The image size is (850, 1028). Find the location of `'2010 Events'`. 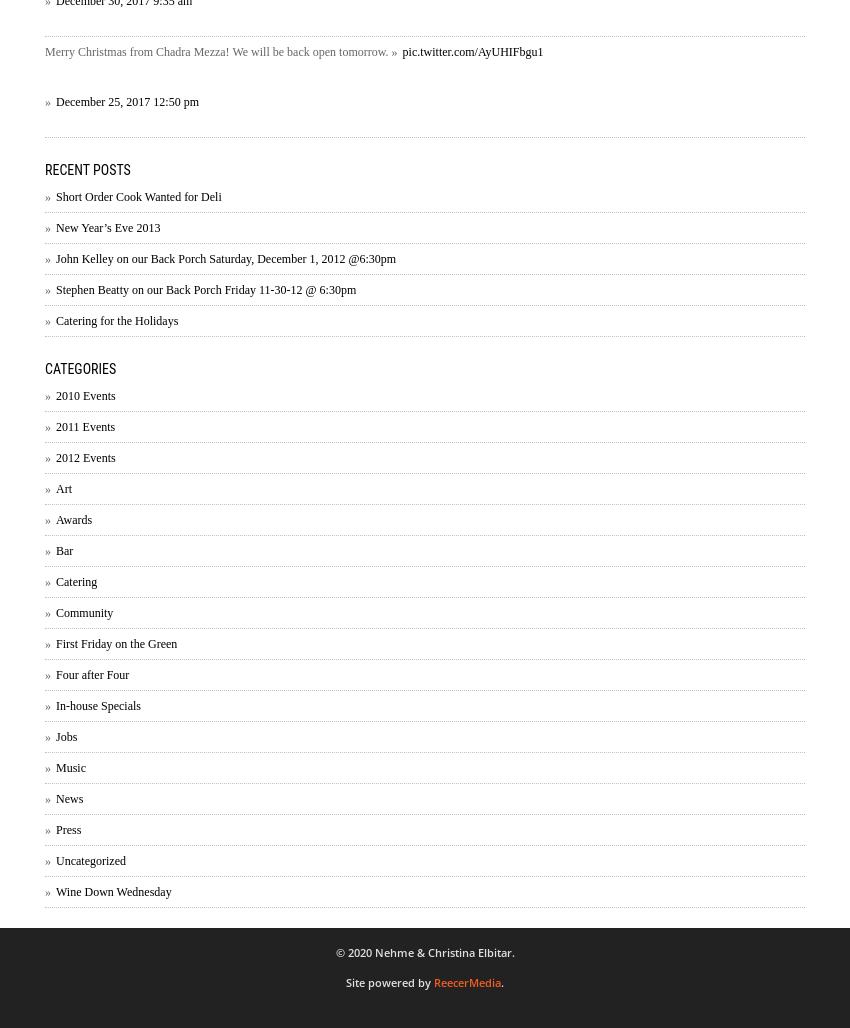

'2010 Events' is located at coordinates (85, 394).